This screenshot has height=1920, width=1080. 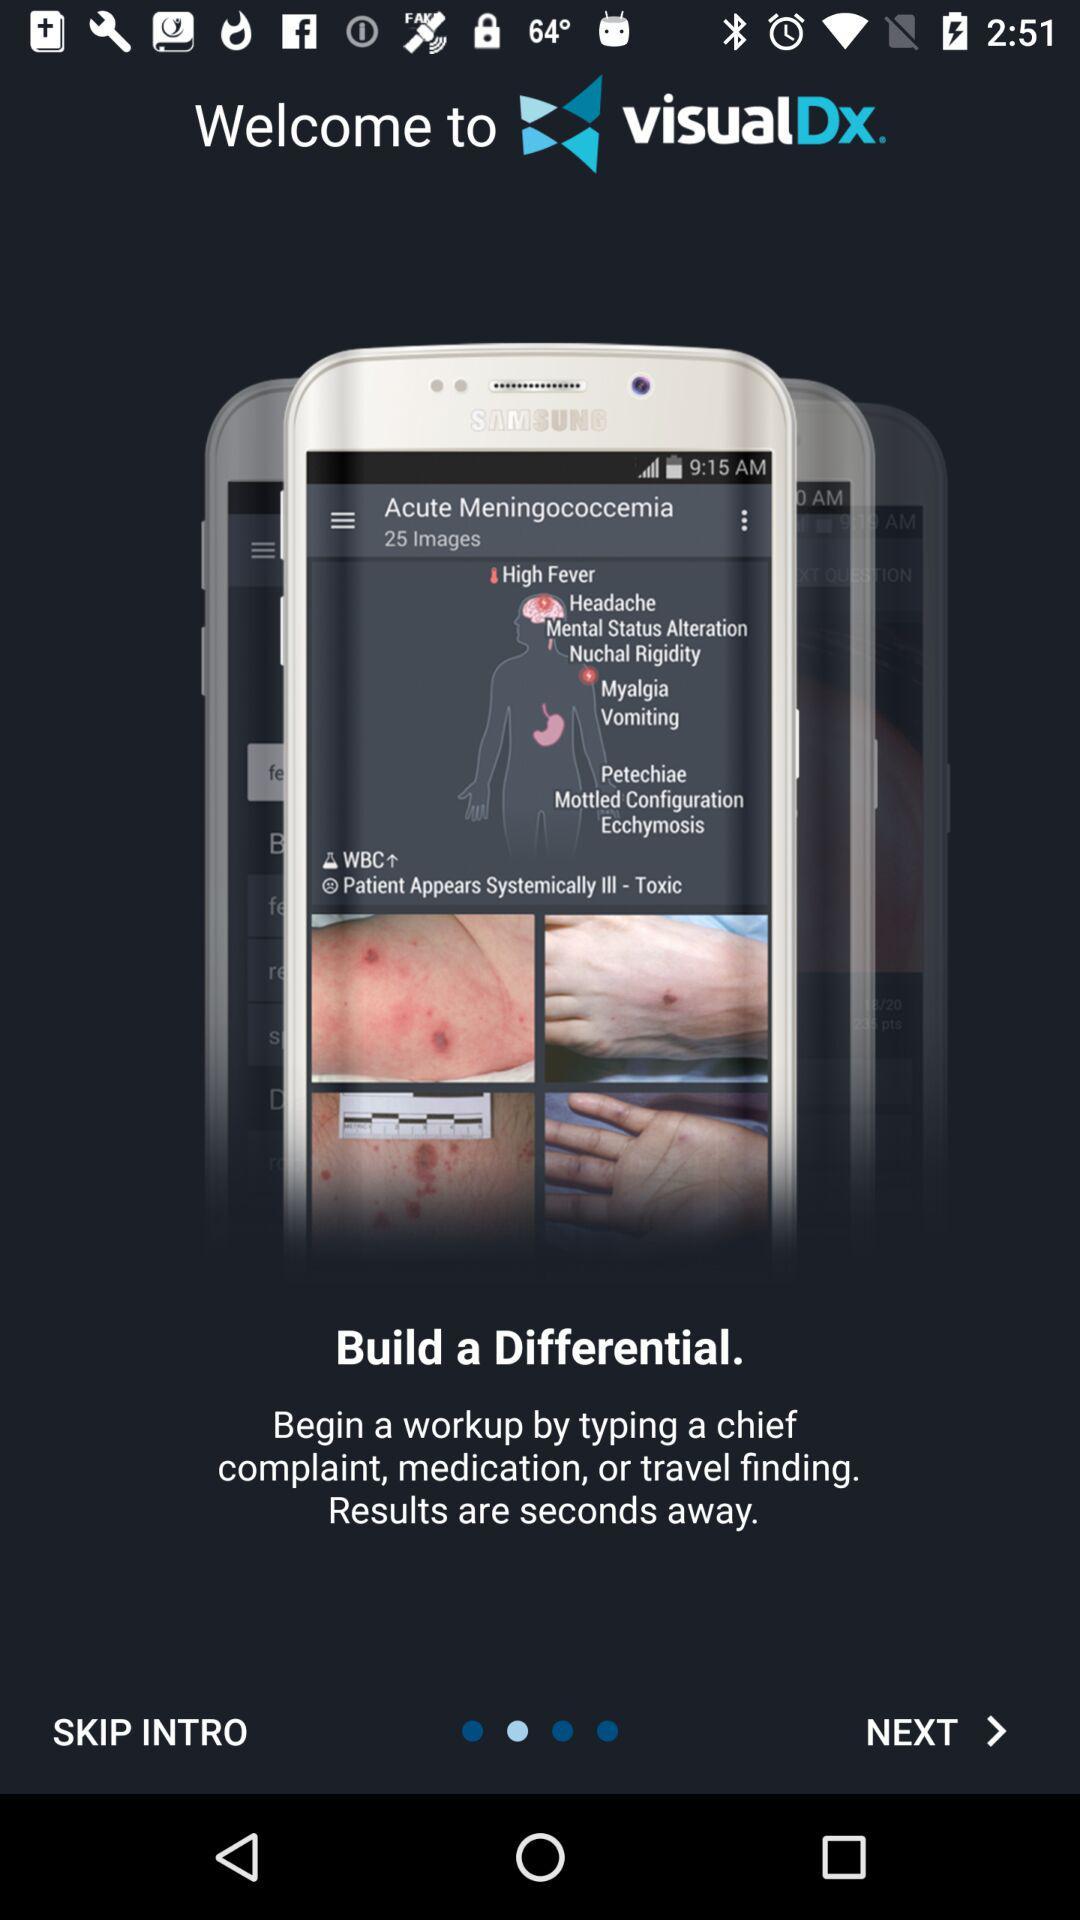 I want to click on icon below begin a workup icon, so click(x=149, y=1730).